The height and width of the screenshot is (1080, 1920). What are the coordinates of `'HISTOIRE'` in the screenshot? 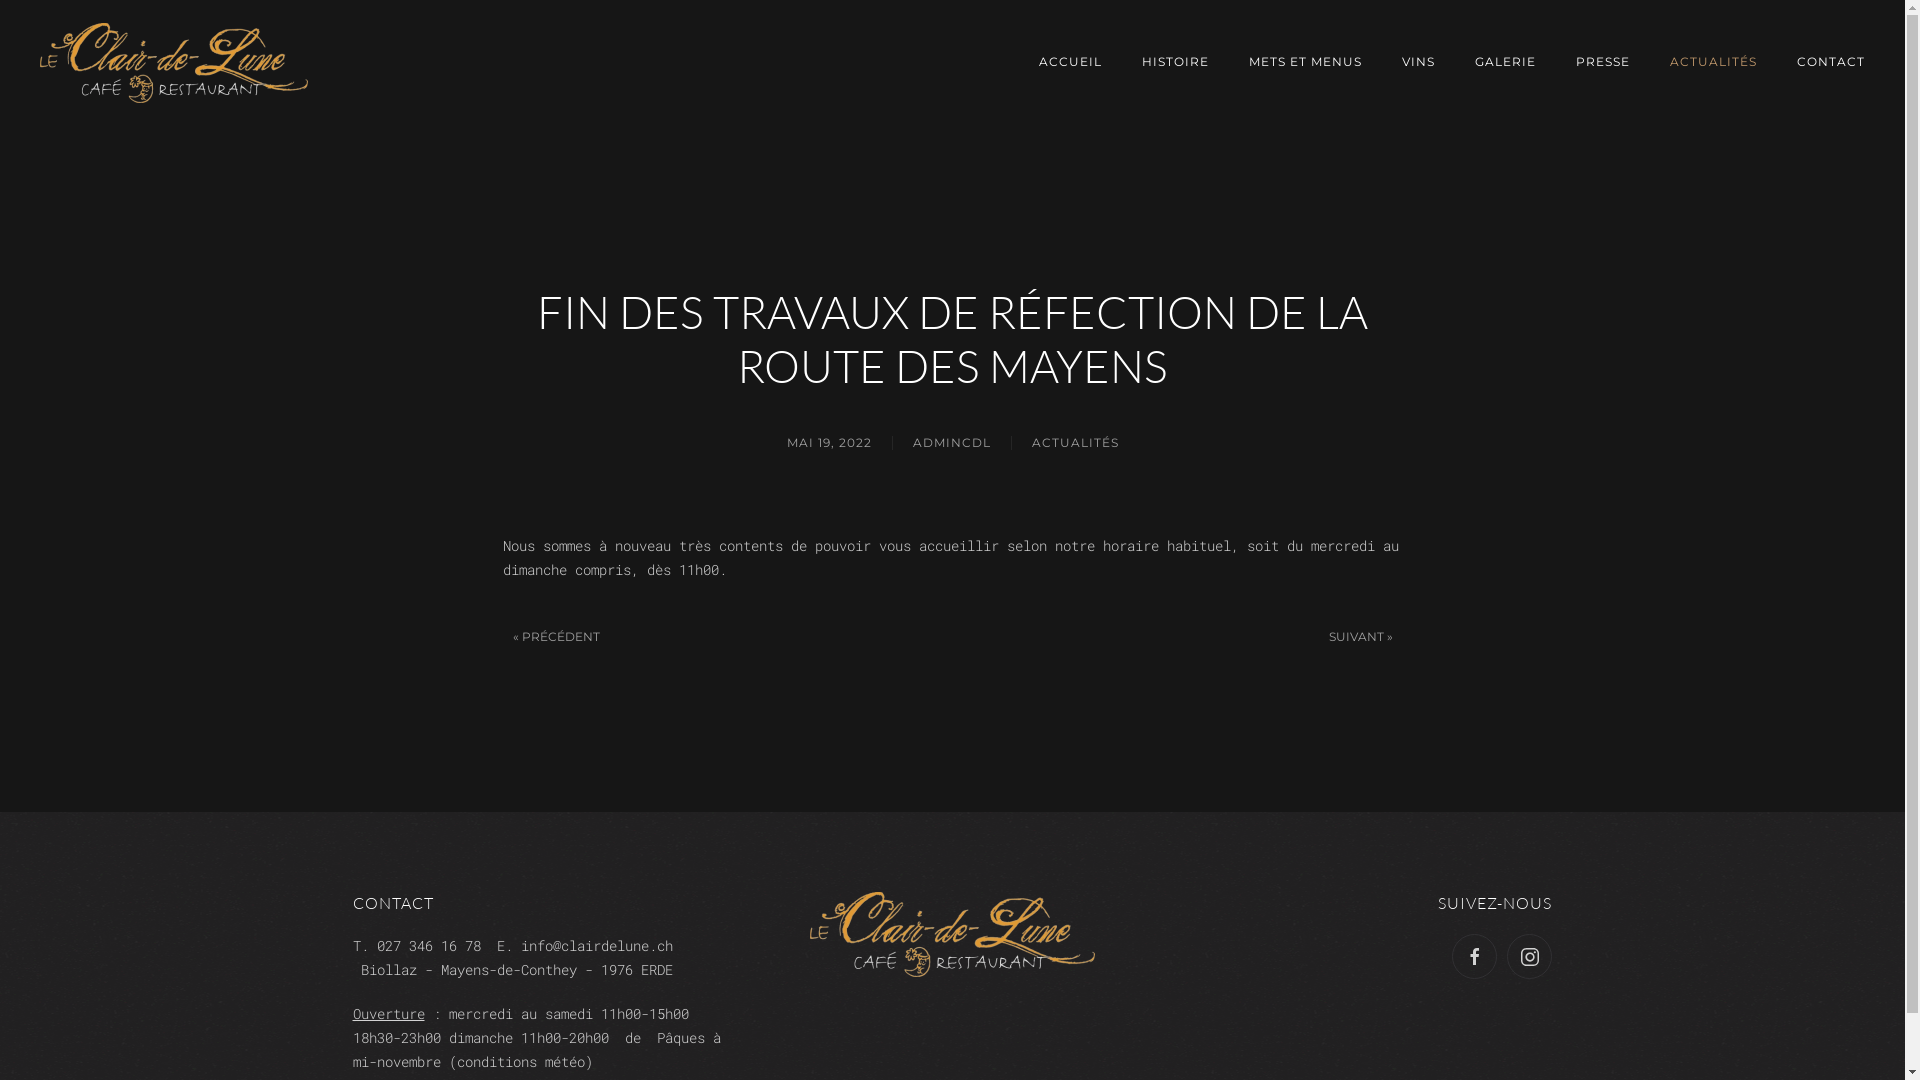 It's located at (1142, 61).